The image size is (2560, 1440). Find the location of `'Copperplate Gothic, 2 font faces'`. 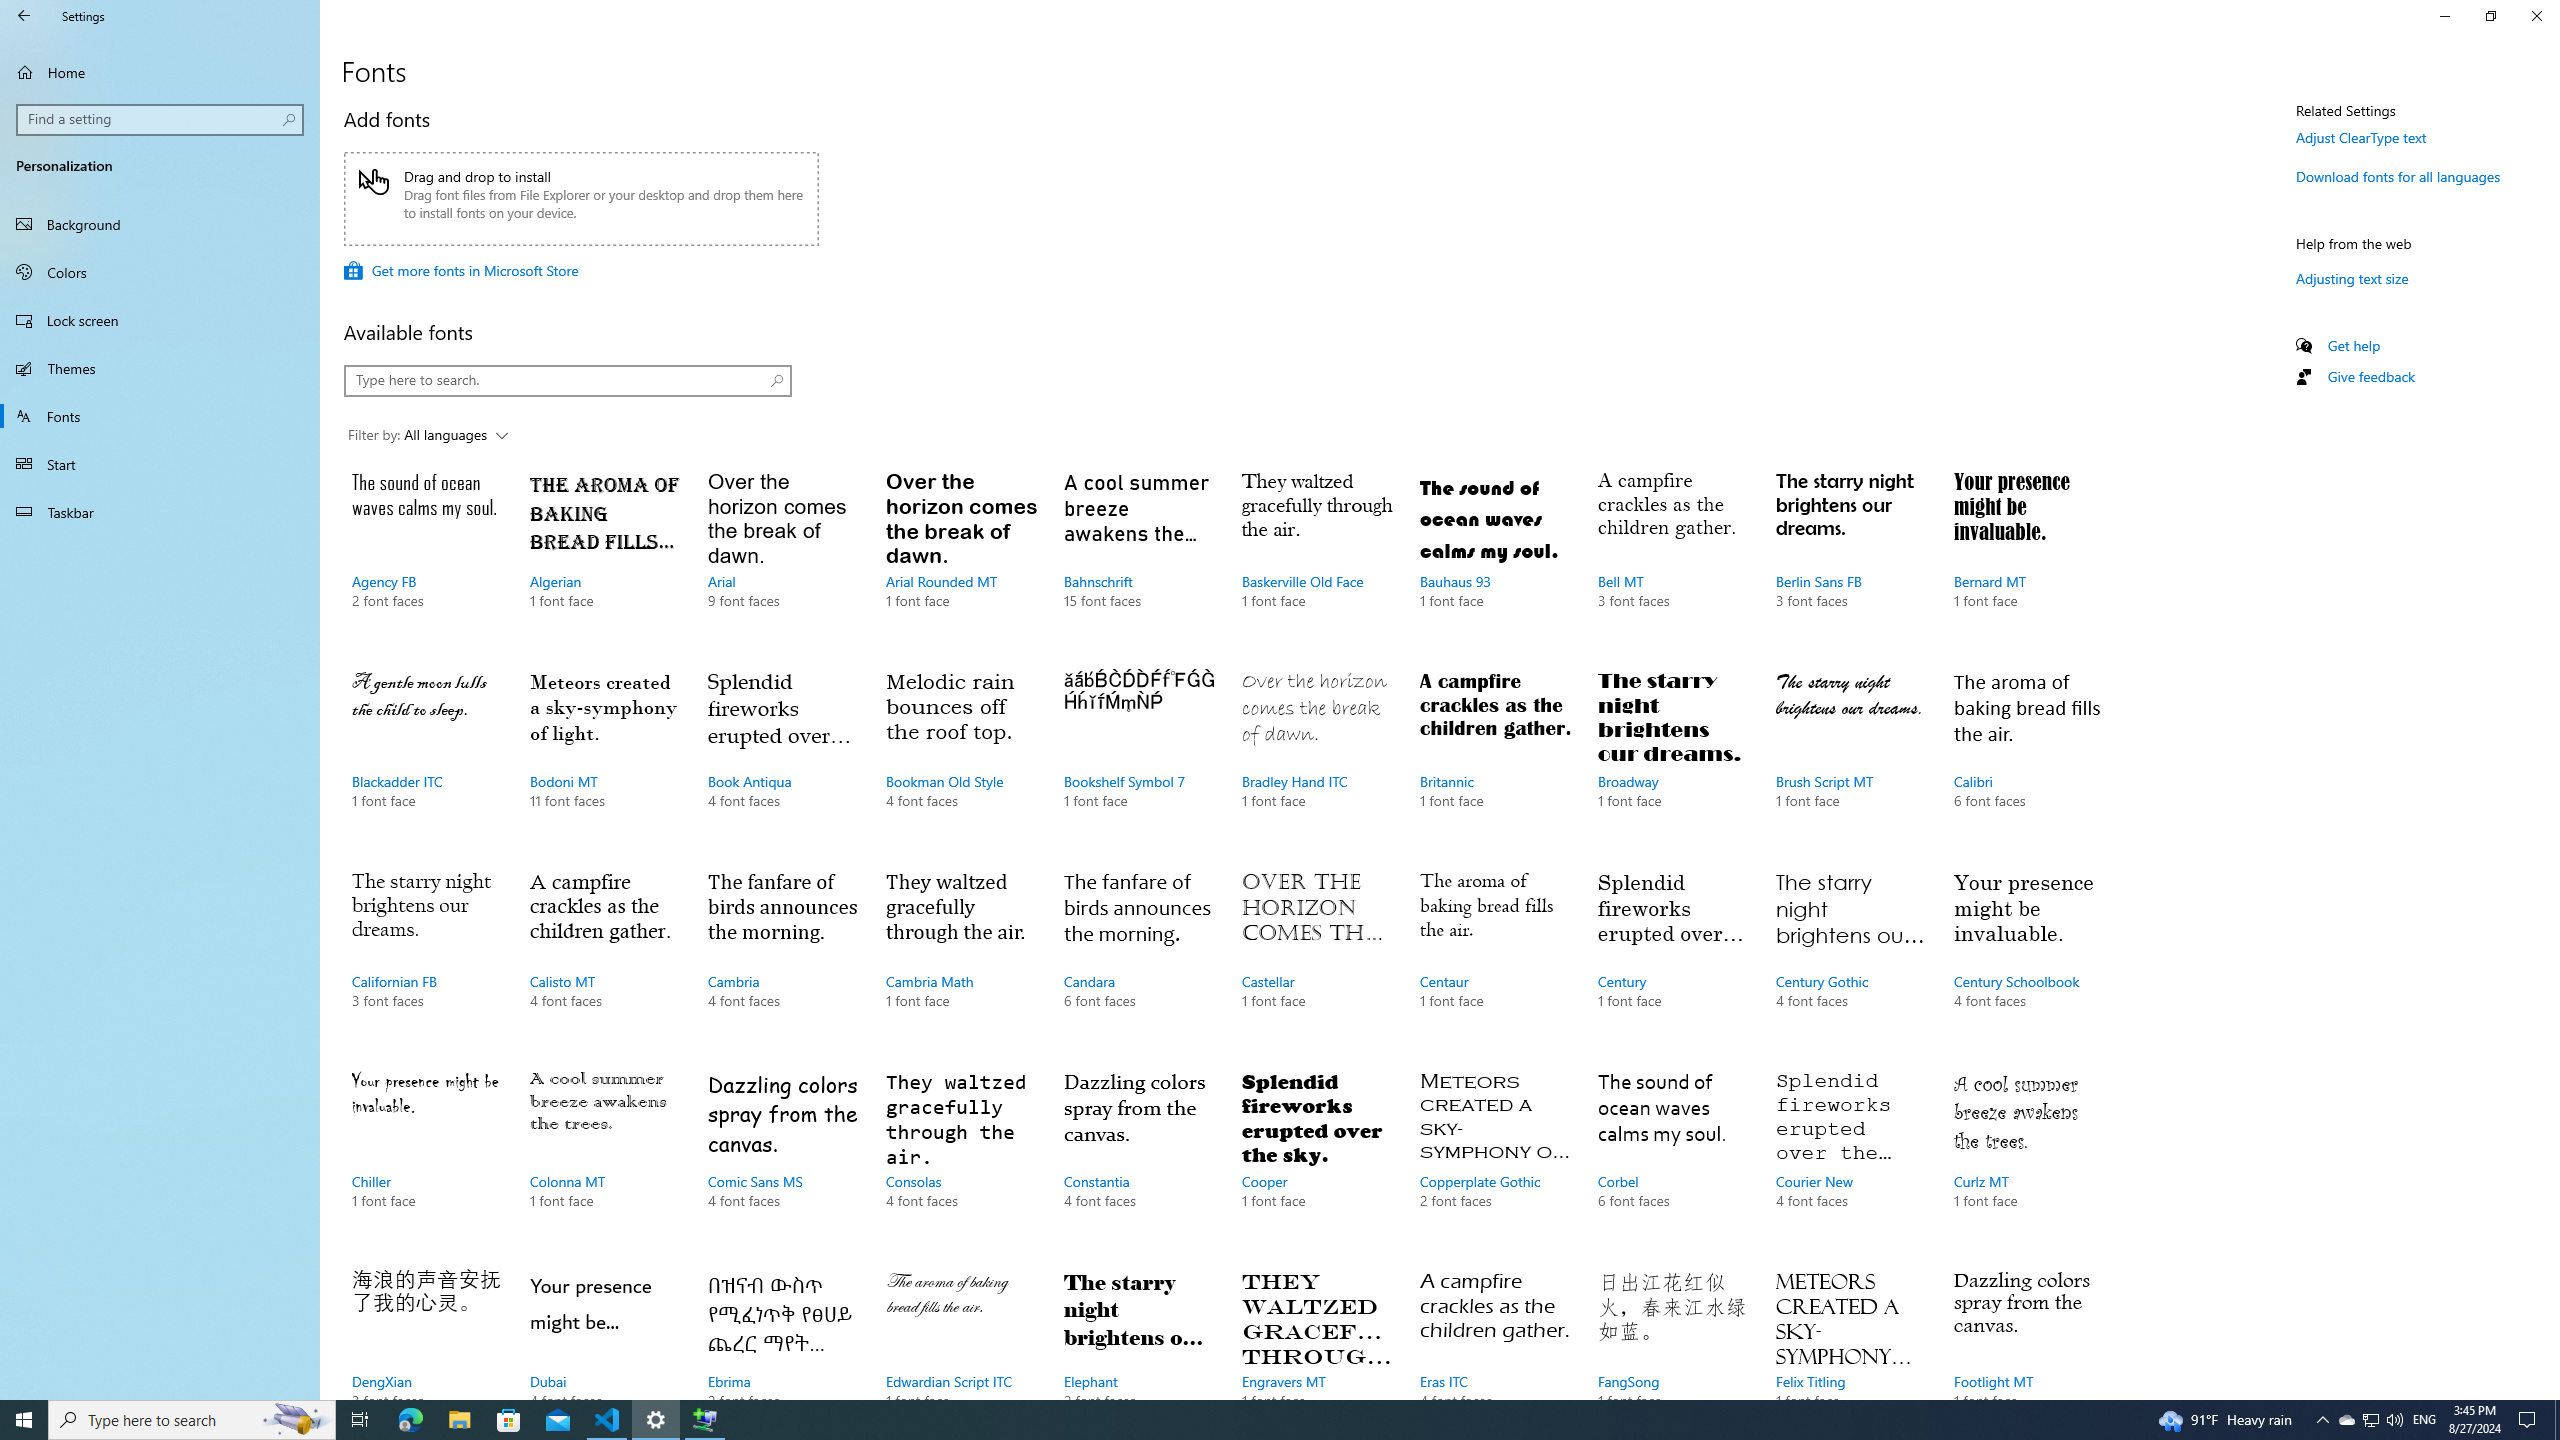

'Copperplate Gothic, 2 font faces' is located at coordinates (1495, 1158).